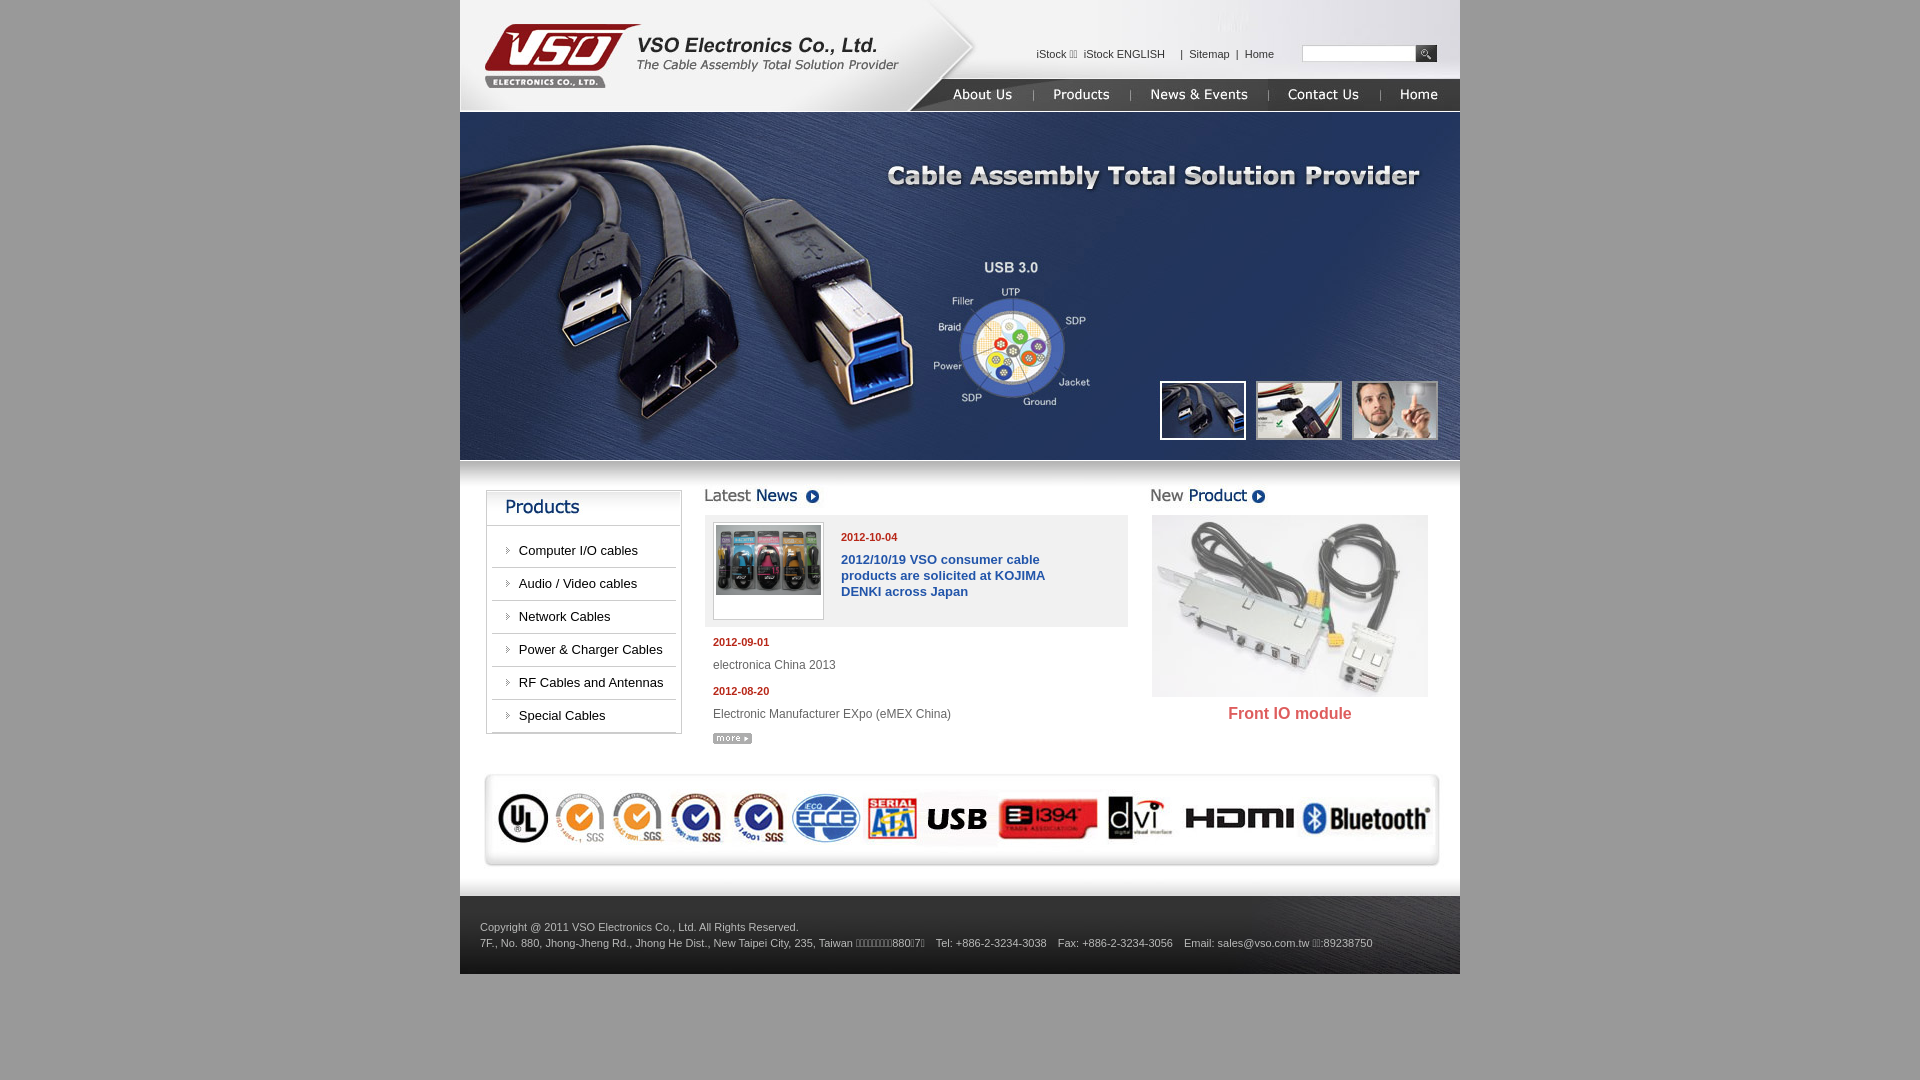 This screenshot has width=1920, height=1080. What do you see at coordinates (1189, 53) in the screenshot?
I see `'Sitemap'` at bounding box center [1189, 53].